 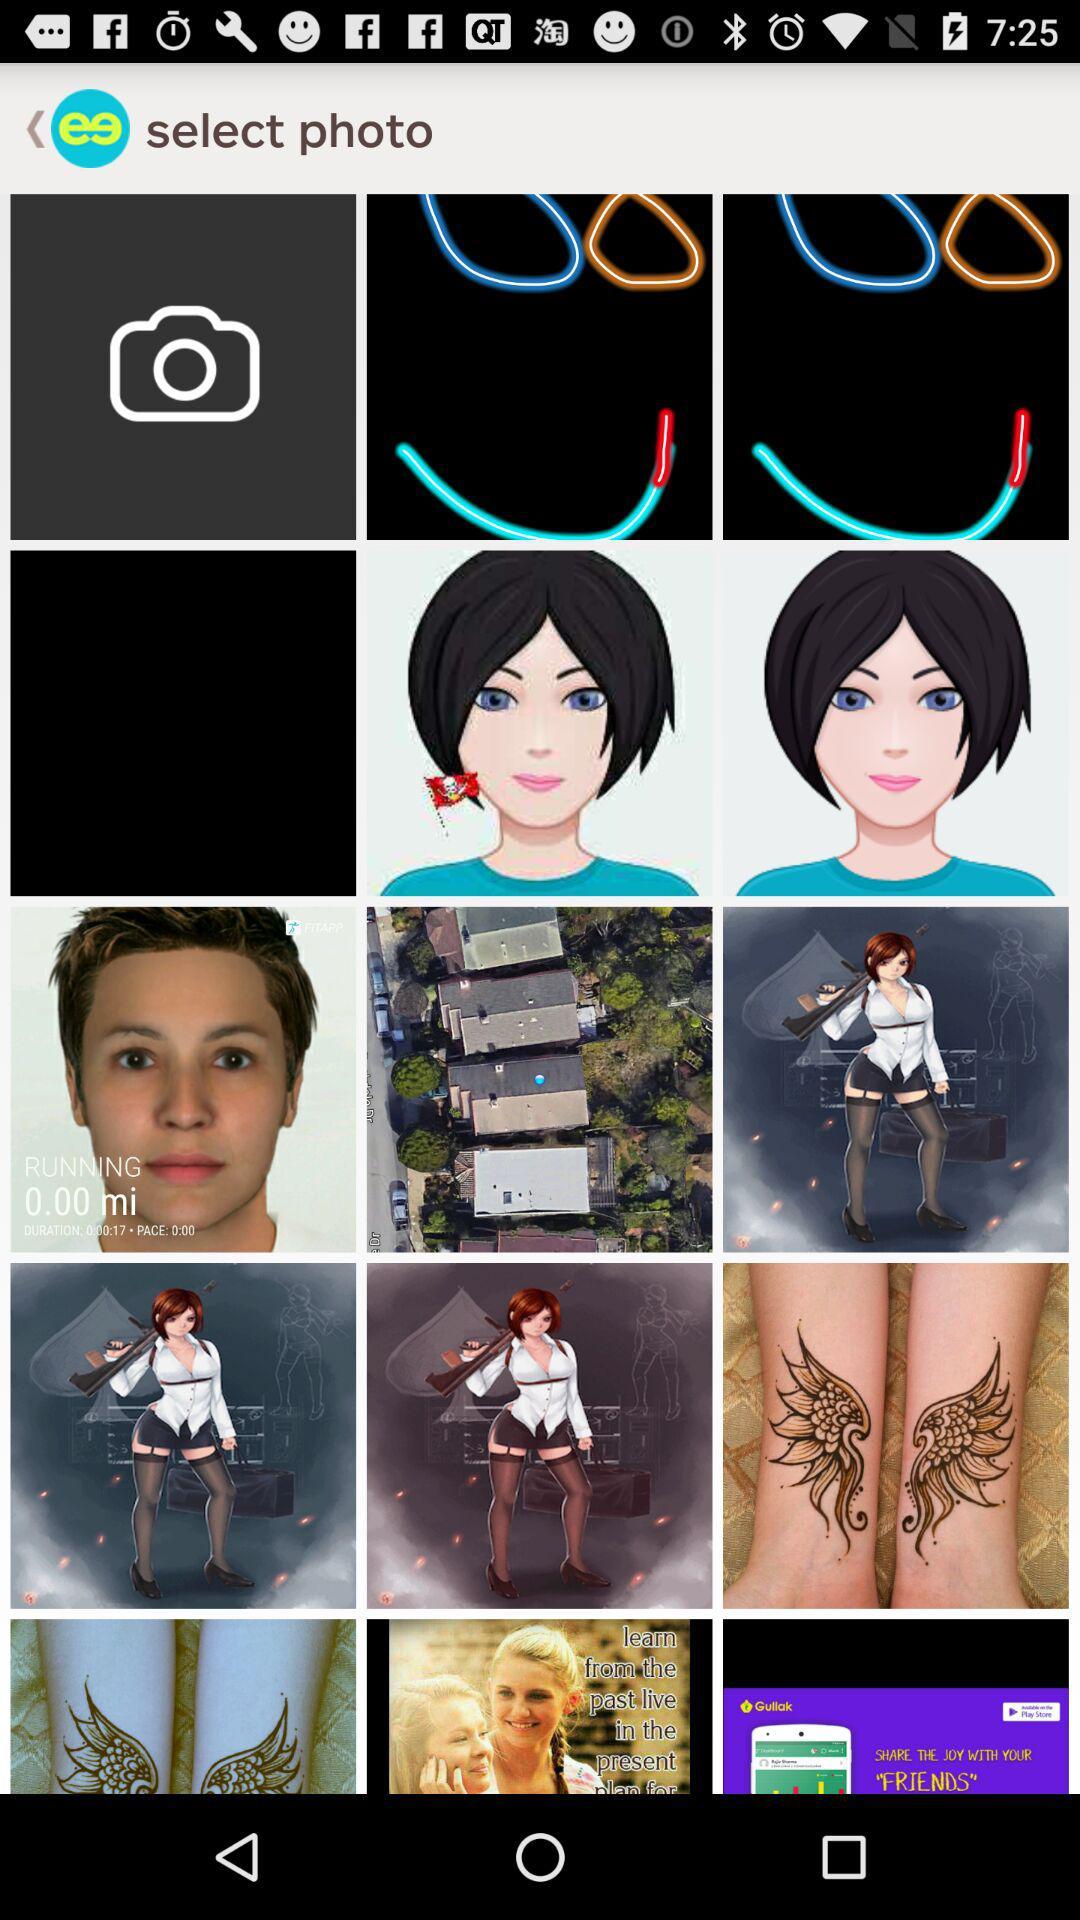 I want to click on app logo, so click(x=90, y=127).